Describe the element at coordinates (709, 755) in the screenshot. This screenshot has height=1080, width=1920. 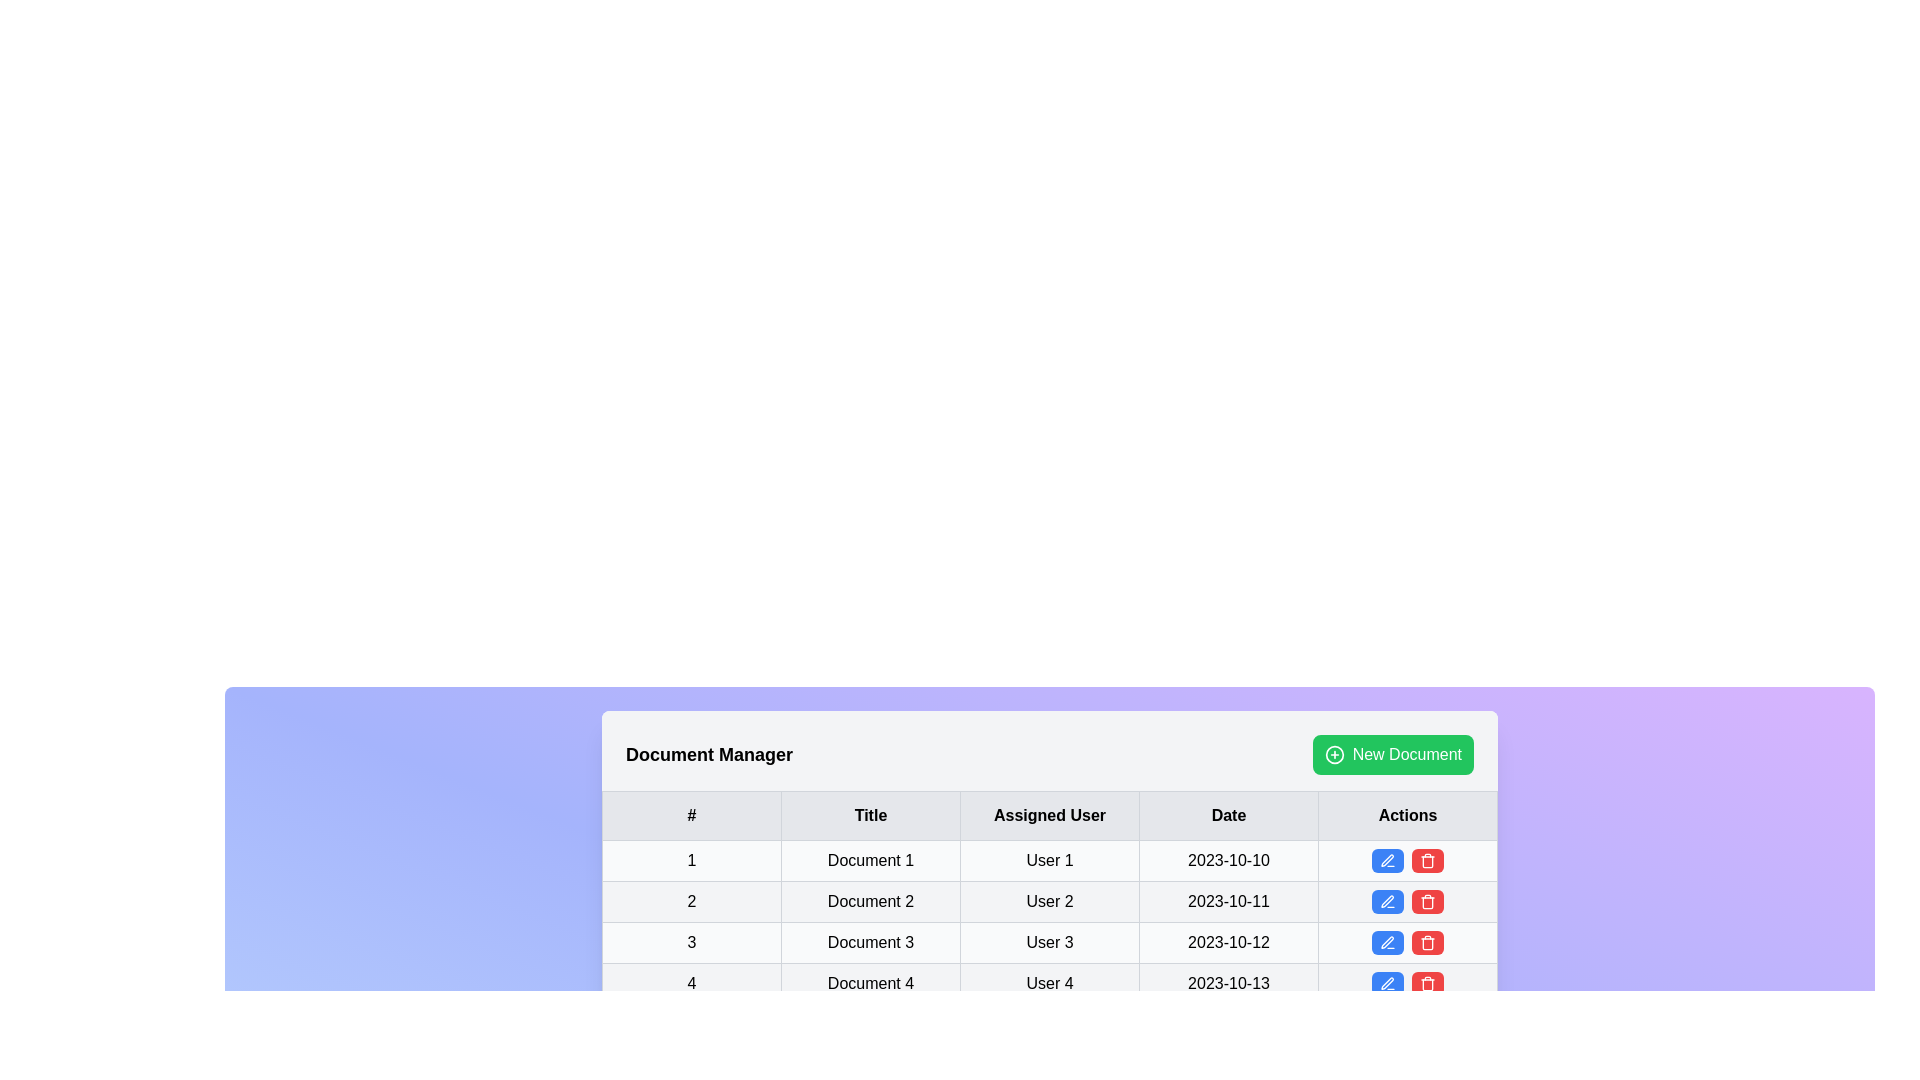
I see `the static text display element labeled 'Document Manager', which serves as a title in the document management section` at that location.